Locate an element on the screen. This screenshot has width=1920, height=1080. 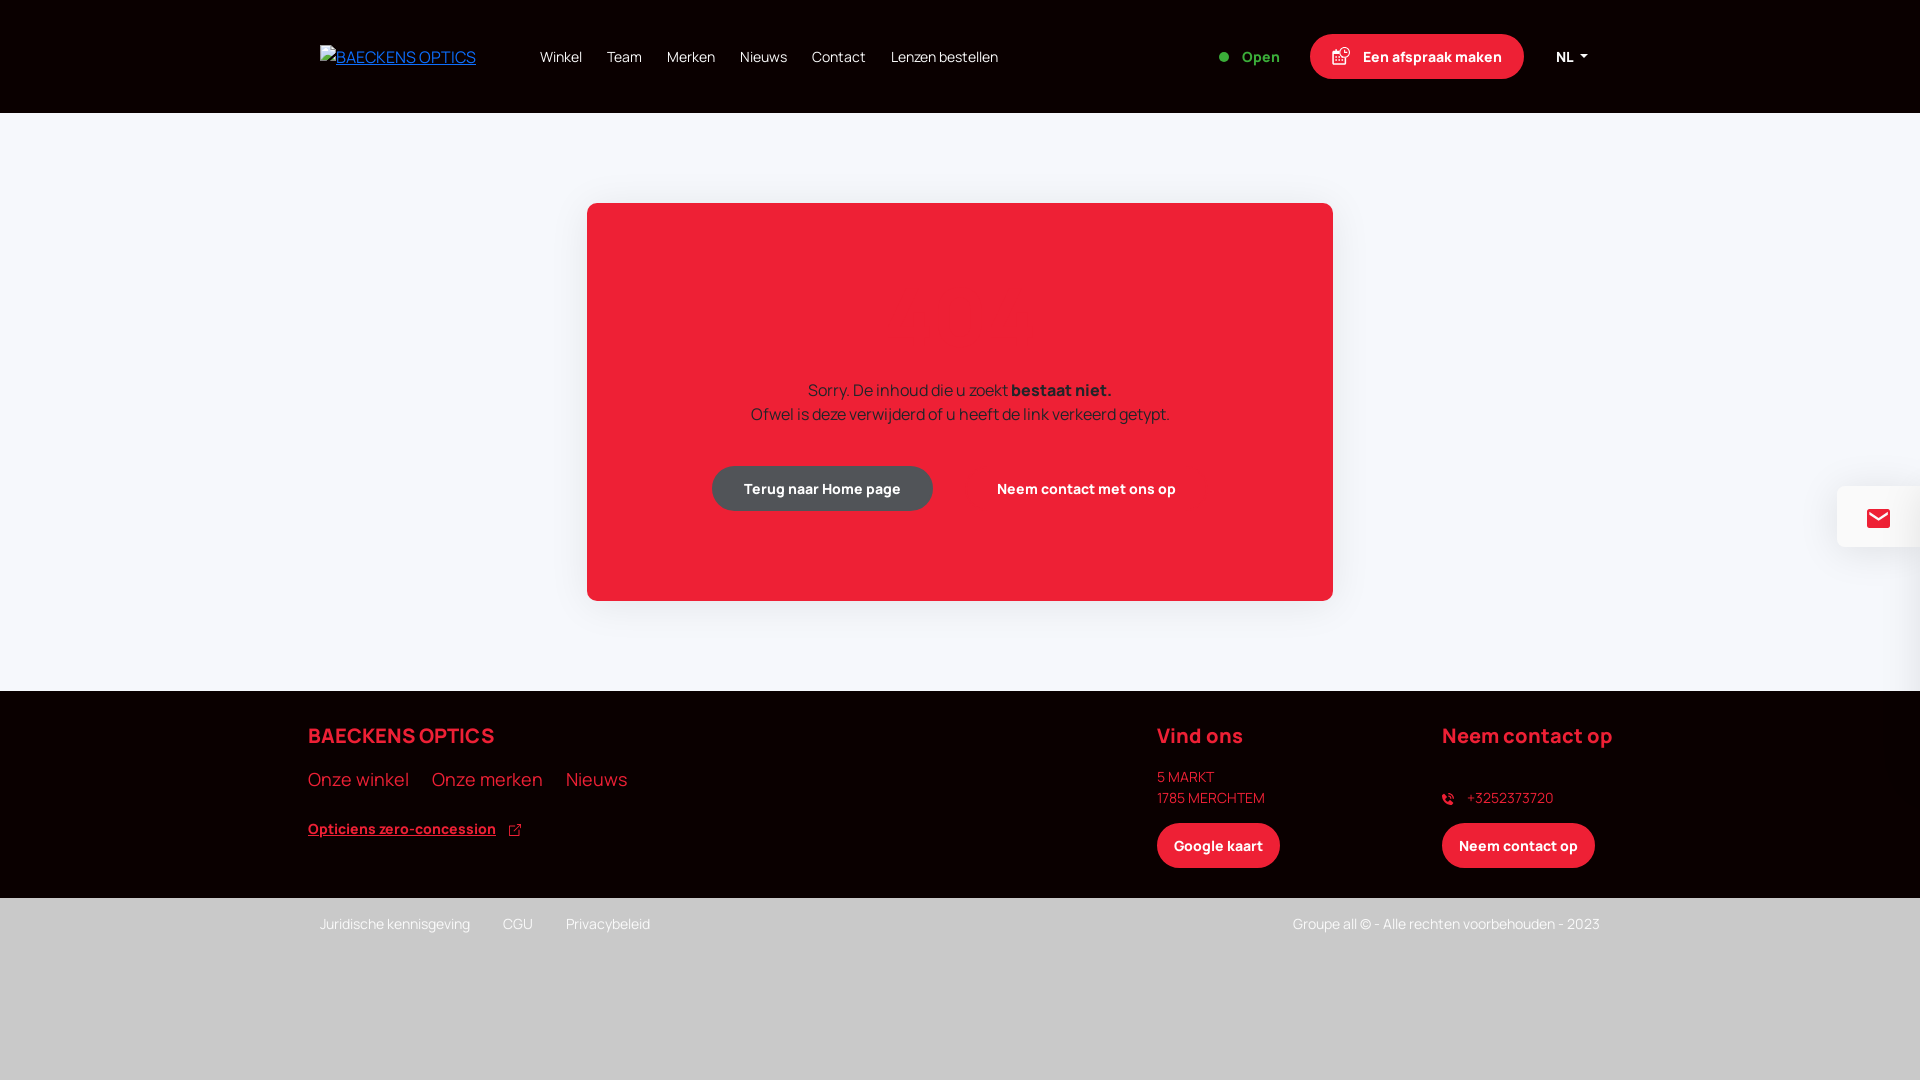
'Winkel' is located at coordinates (560, 55).